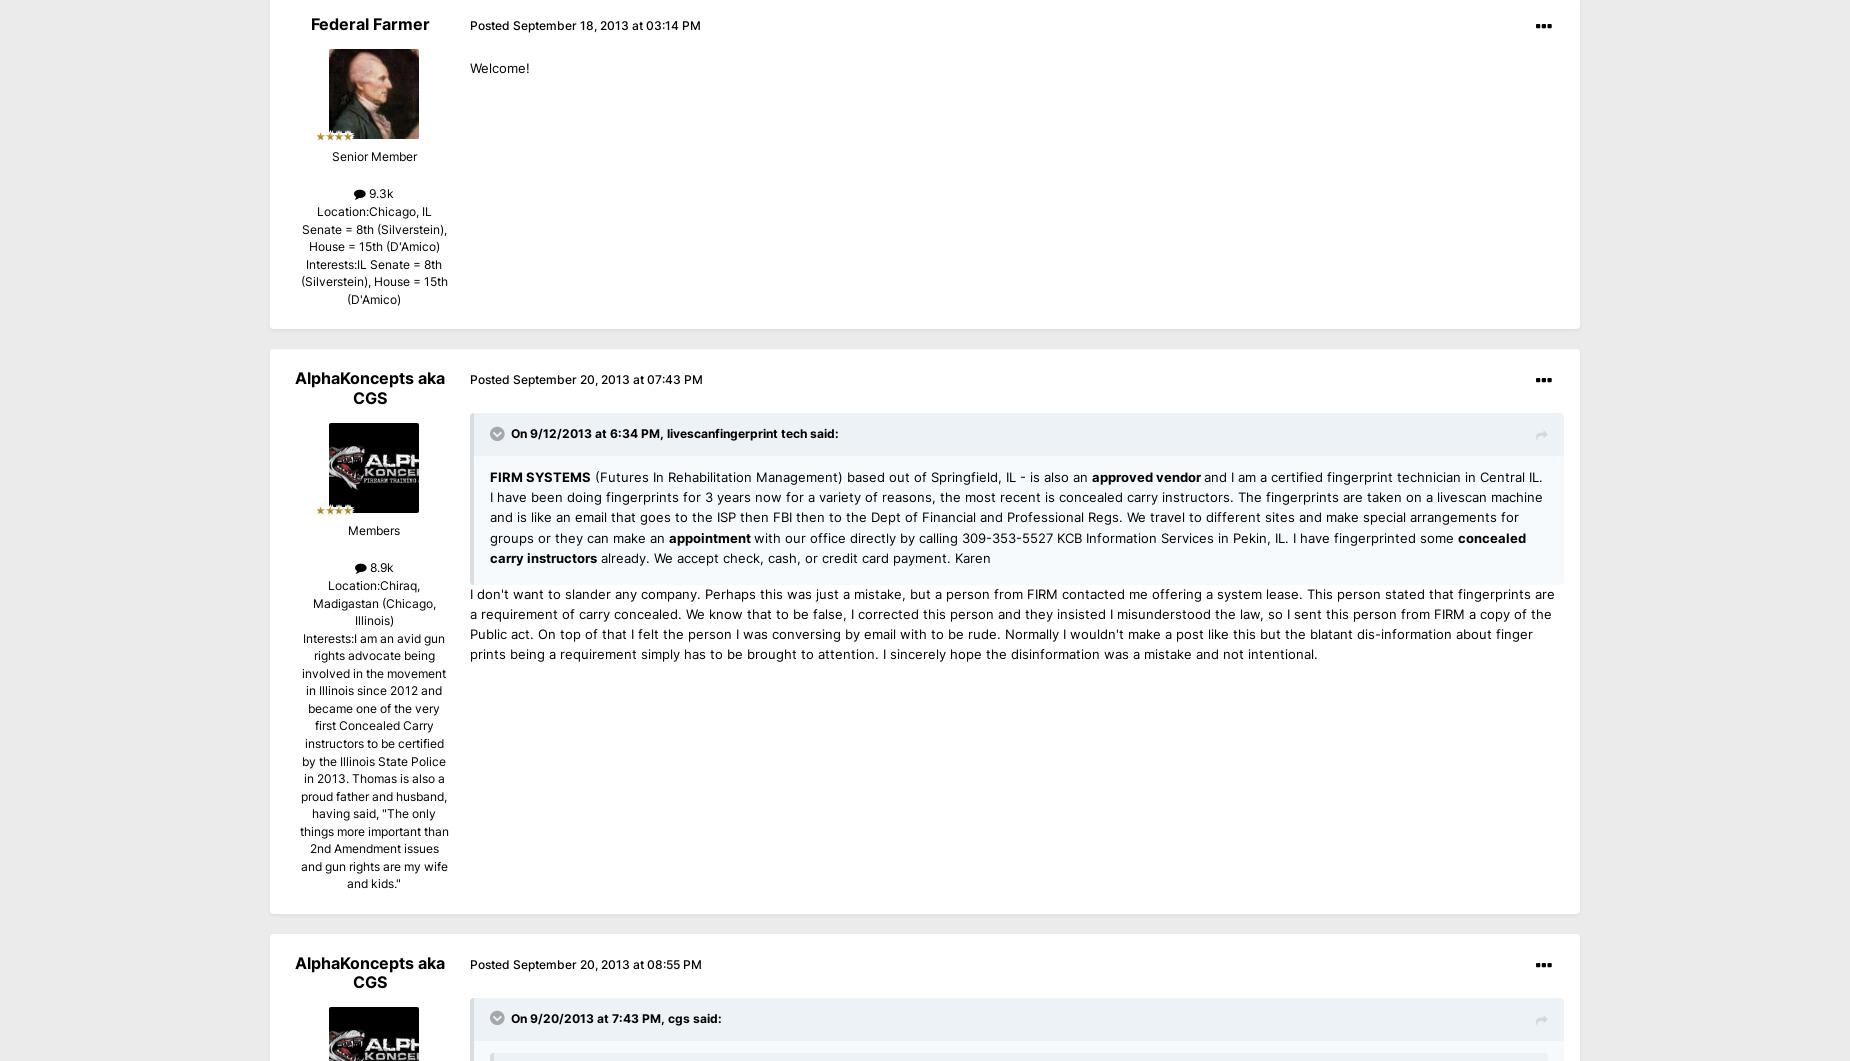  Describe the element at coordinates (675, 433) in the screenshot. I see `'On 9/12/2013 at 6:34 PM, livescanfingerprint tech said:'` at that location.